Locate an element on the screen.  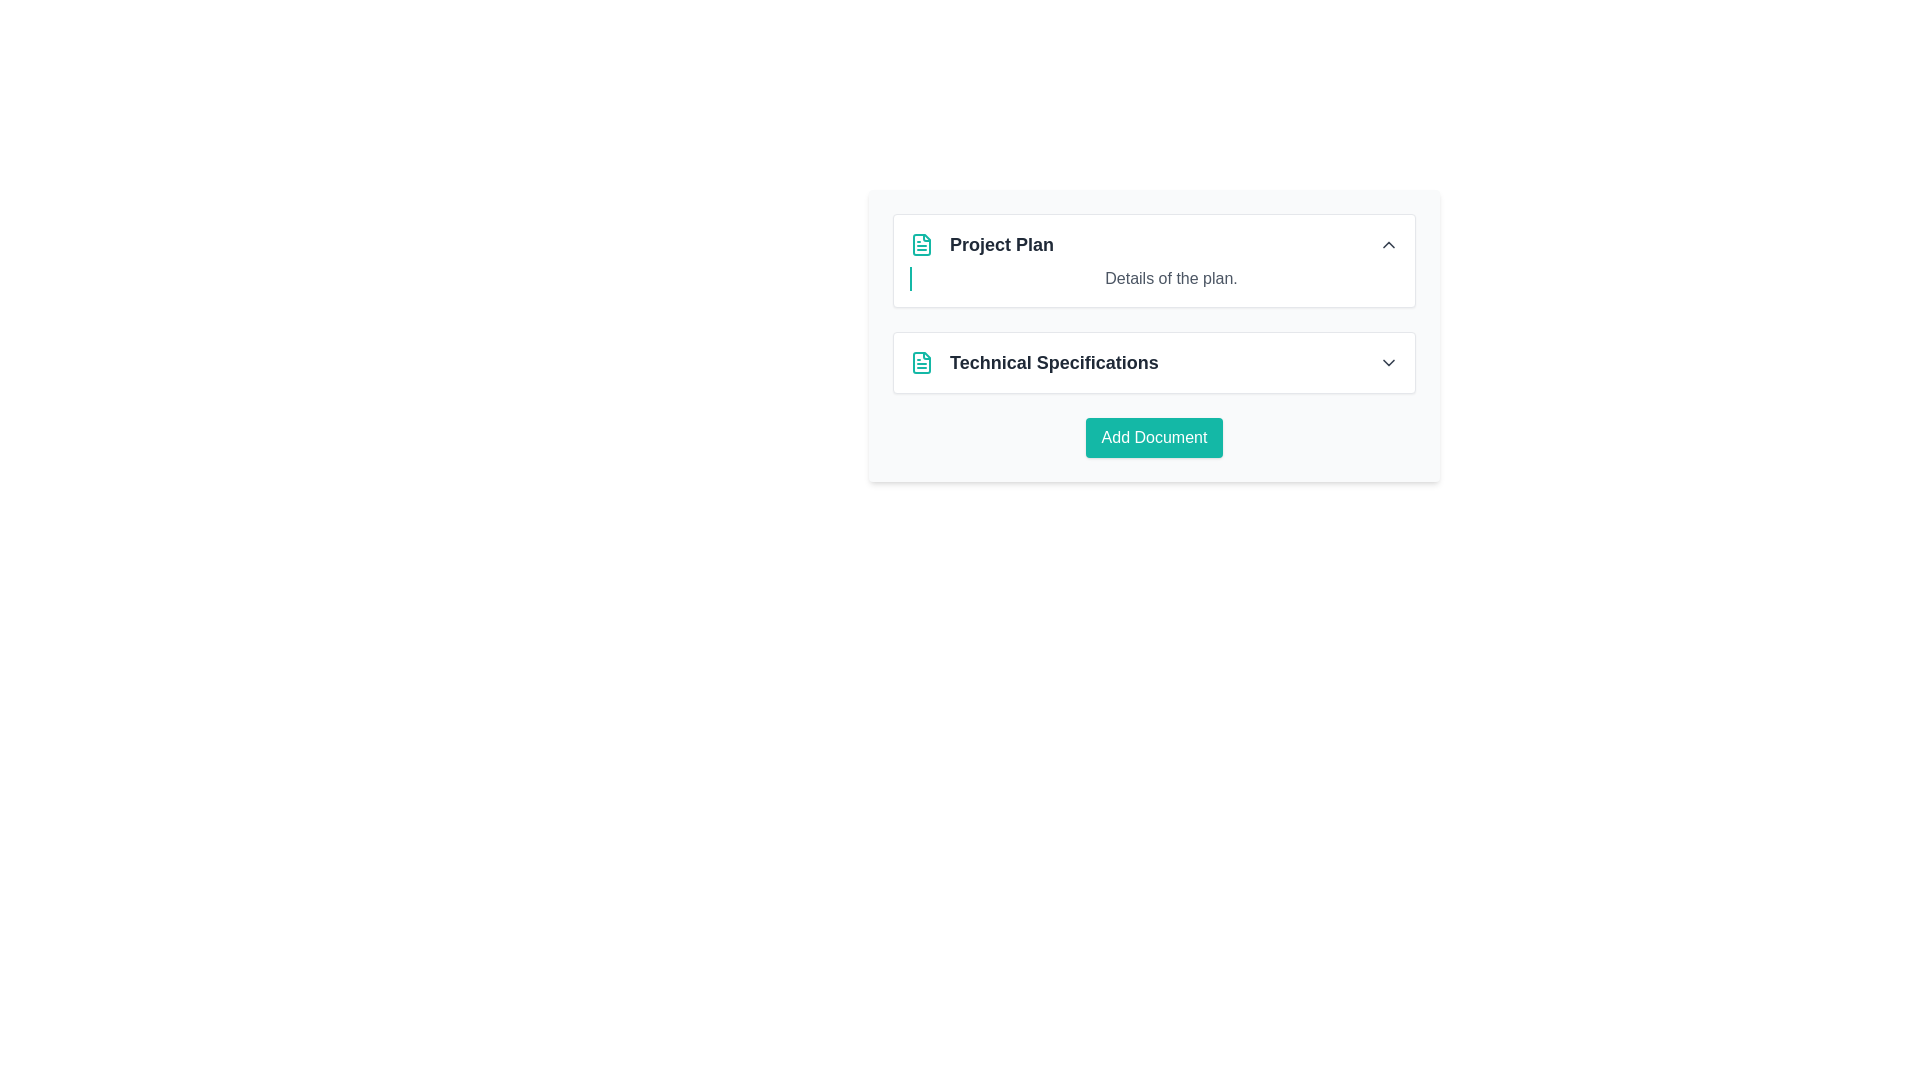
the document file icon located in the second row of the list, positioned to the left of the text 'Technical Specifications' is located at coordinates (920, 362).